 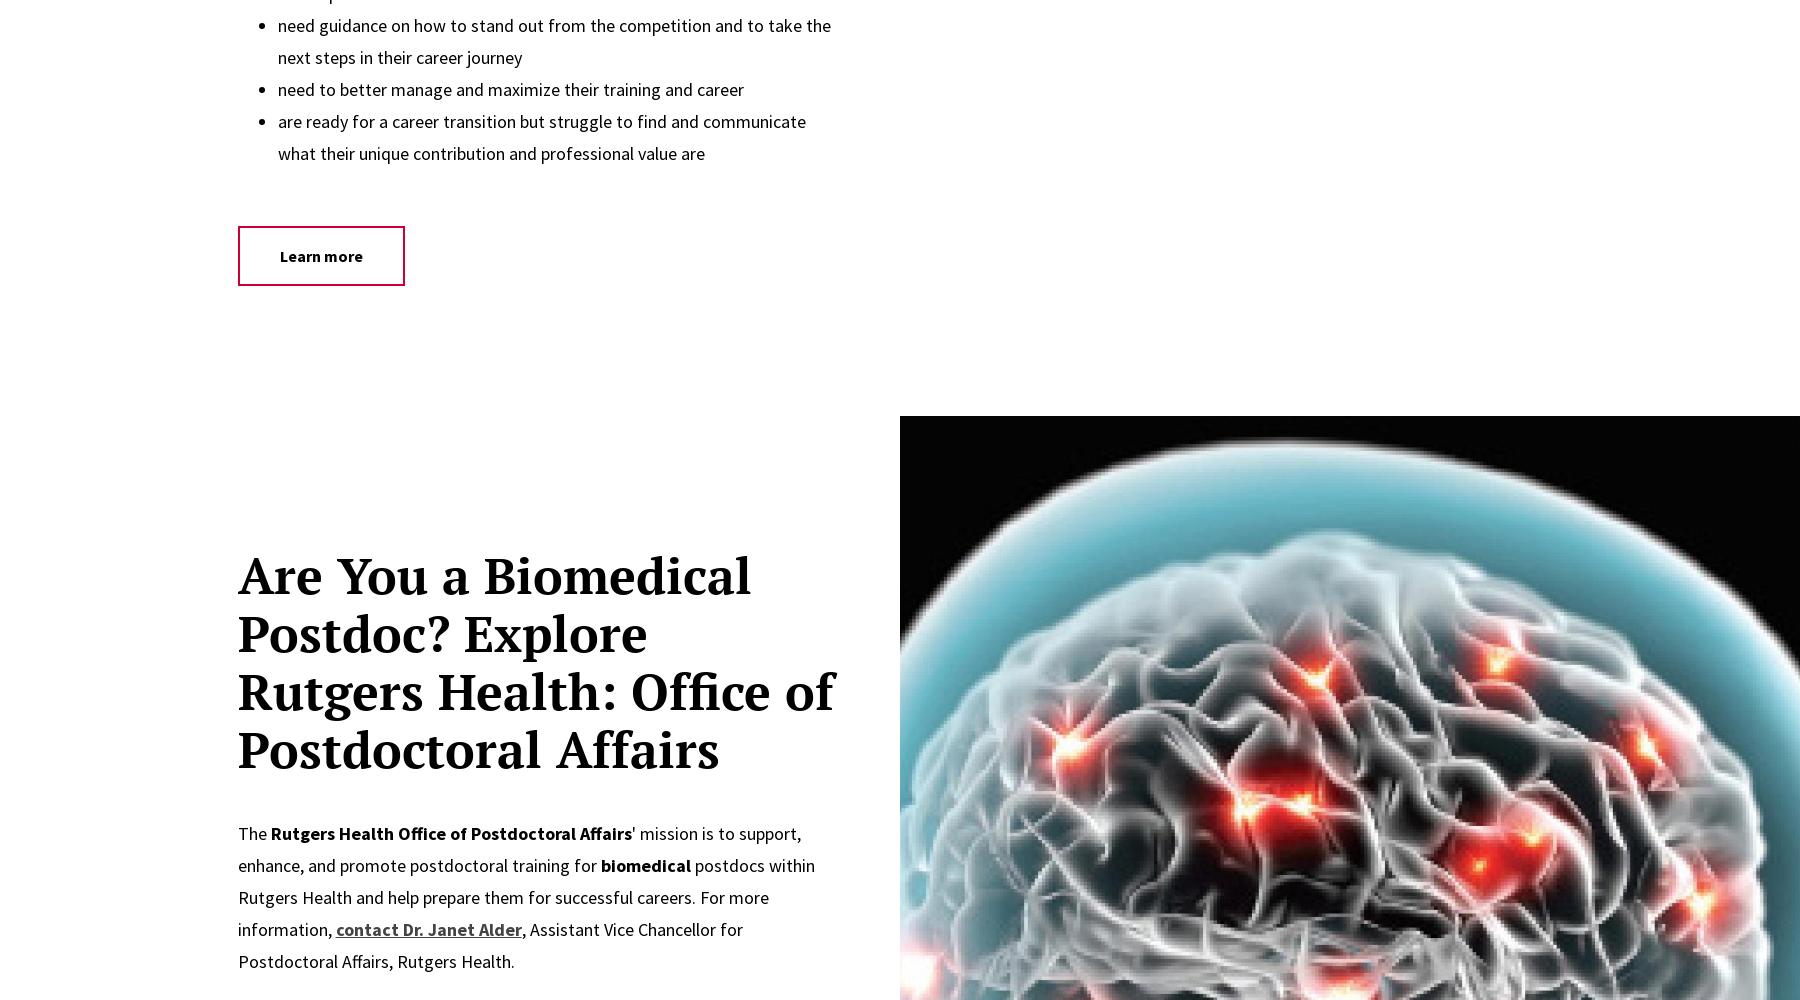 I want to click on 'Rutgers Health Office of Postdoctoral Affairs', so click(x=450, y=832).